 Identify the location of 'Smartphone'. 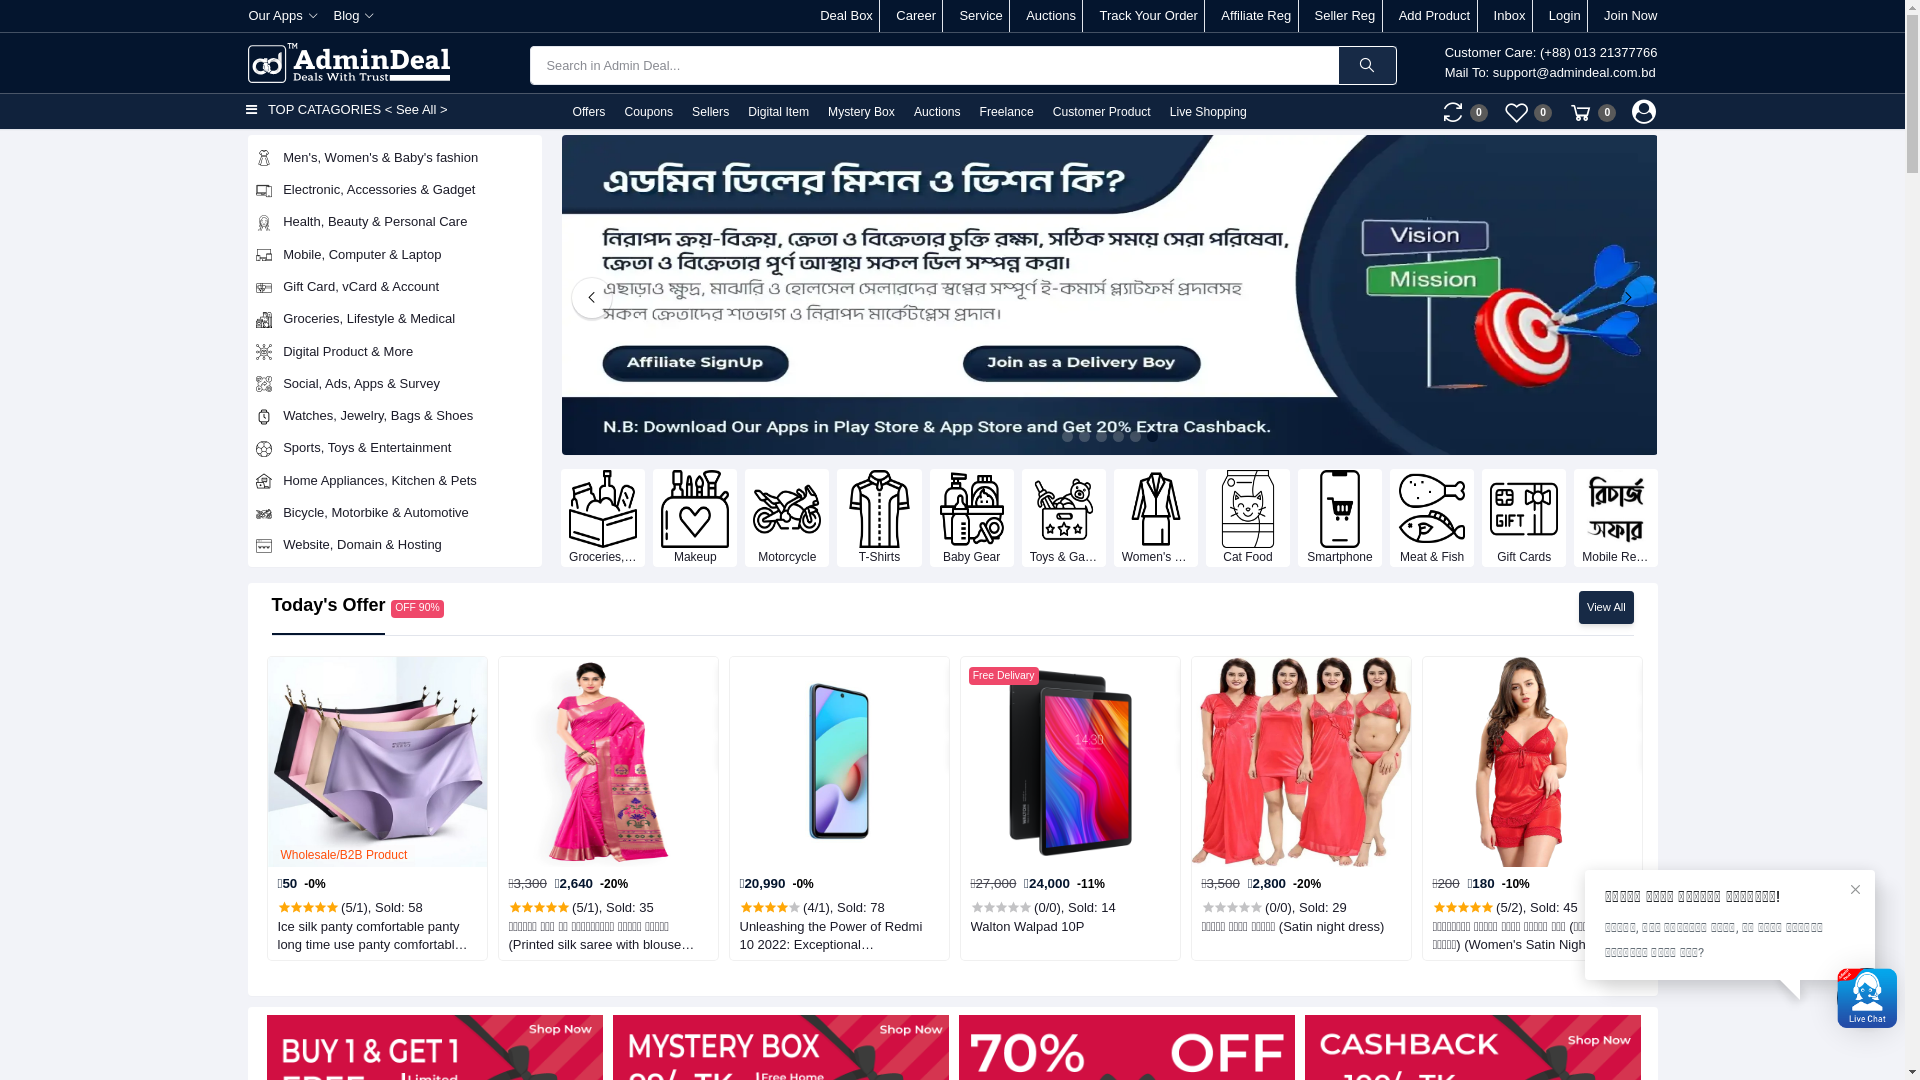
(1339, 516).